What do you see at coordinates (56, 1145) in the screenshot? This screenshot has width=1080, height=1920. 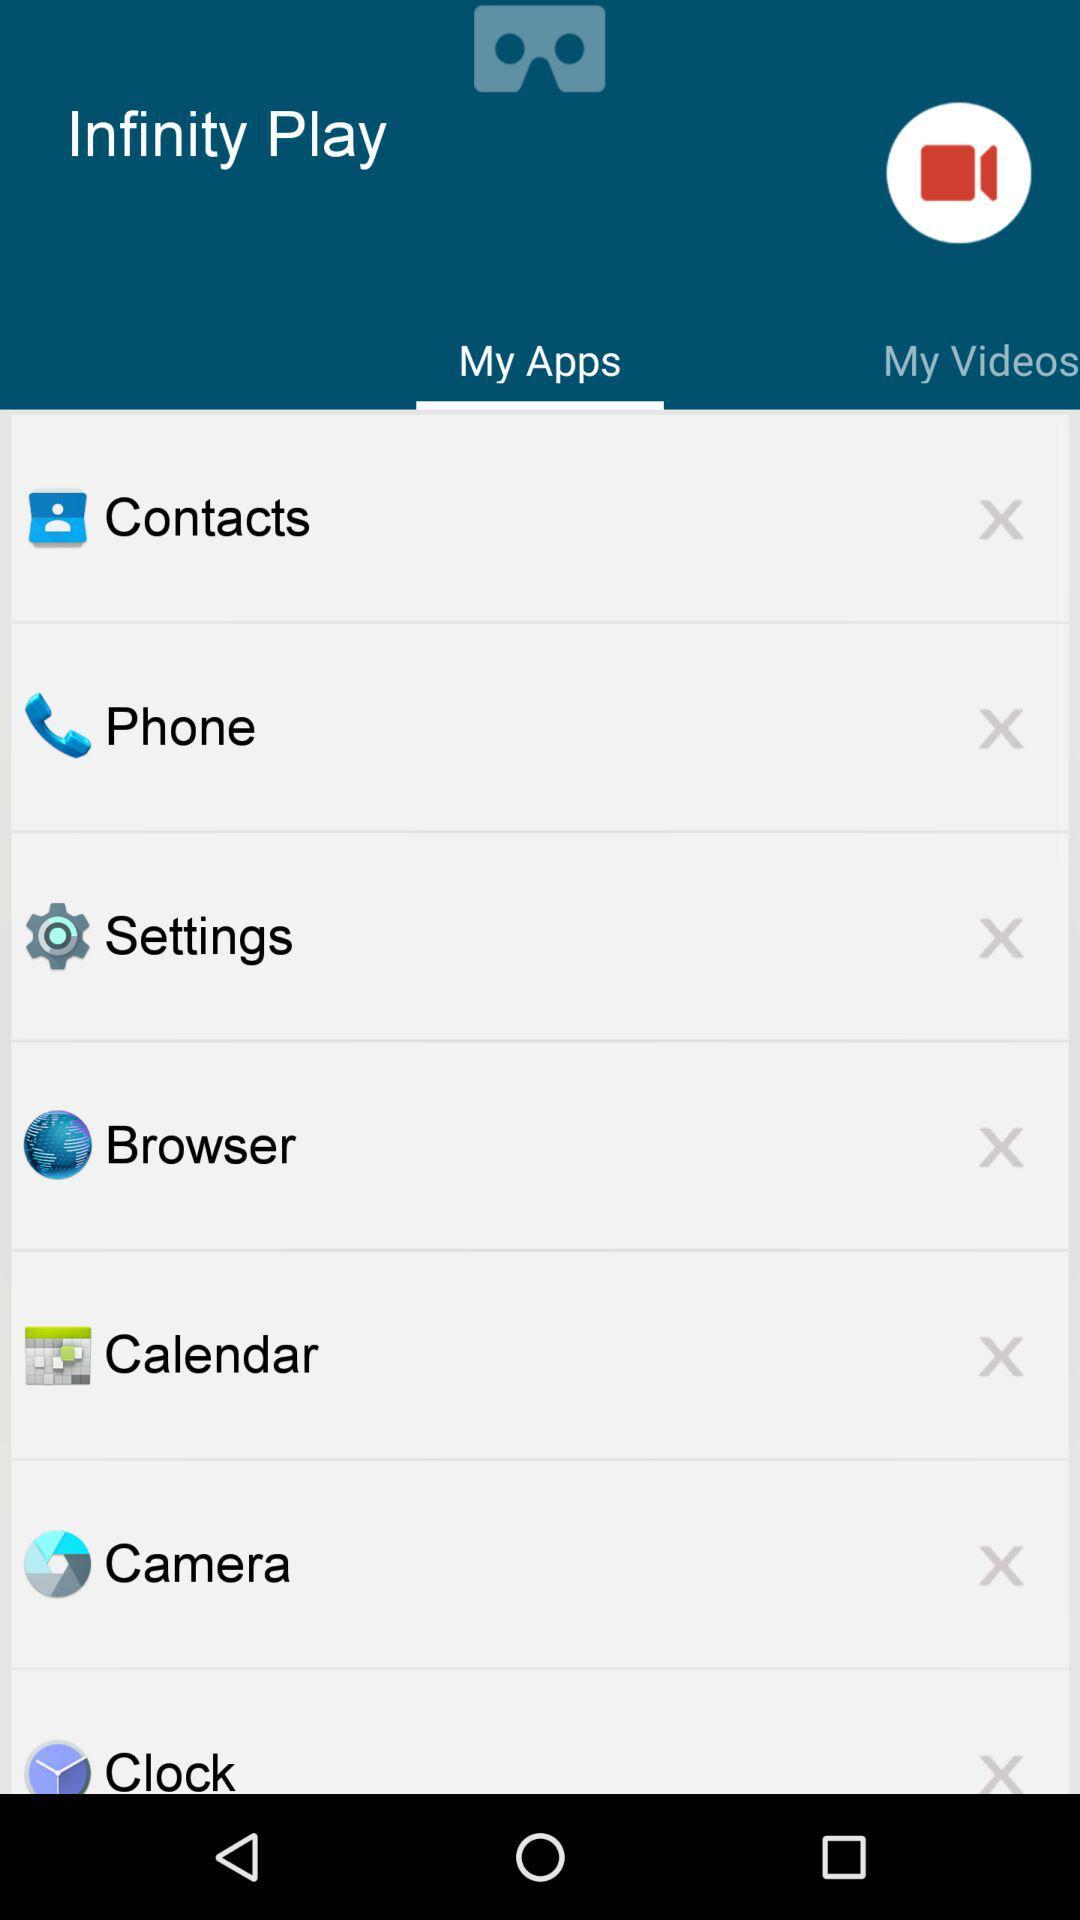 I see `open browser` at bounding box center [56, 1145].